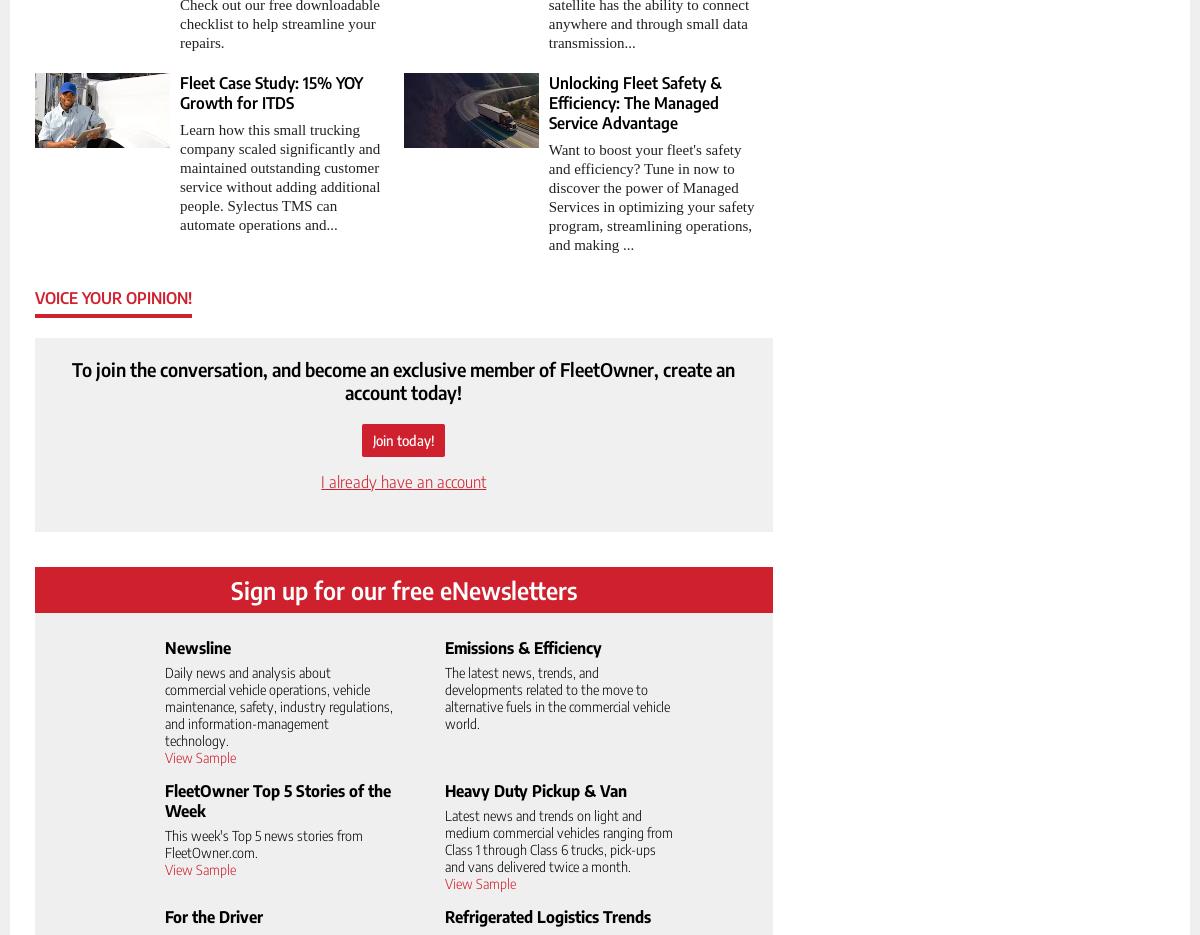 This screenshot has height=935, width=1200. Describe the element at coordinates (277, 704) in the screenshot. I see `'Daily news and analysis about commercial vehicle operations, vehicle maintenance, safety, industry regulations, and information-management technology.'` at that location.